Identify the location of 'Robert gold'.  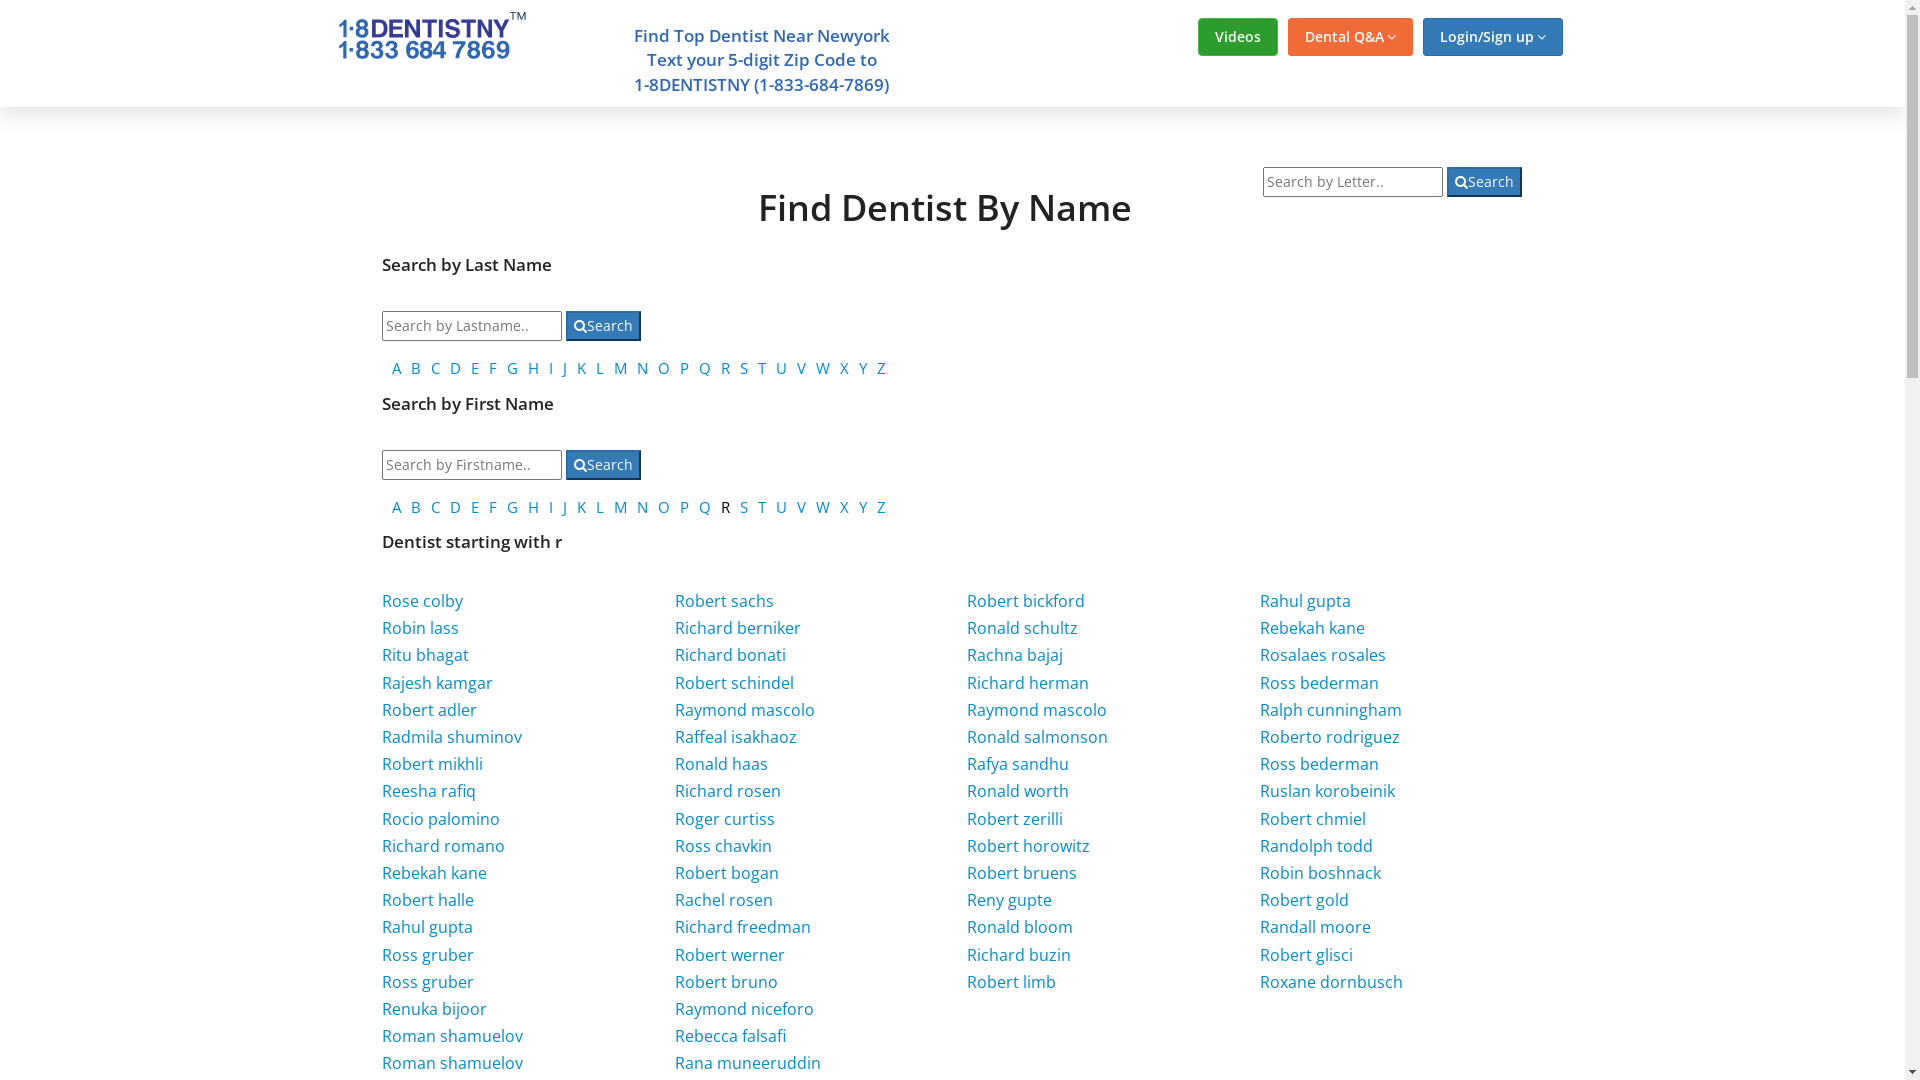
(1304, 898).